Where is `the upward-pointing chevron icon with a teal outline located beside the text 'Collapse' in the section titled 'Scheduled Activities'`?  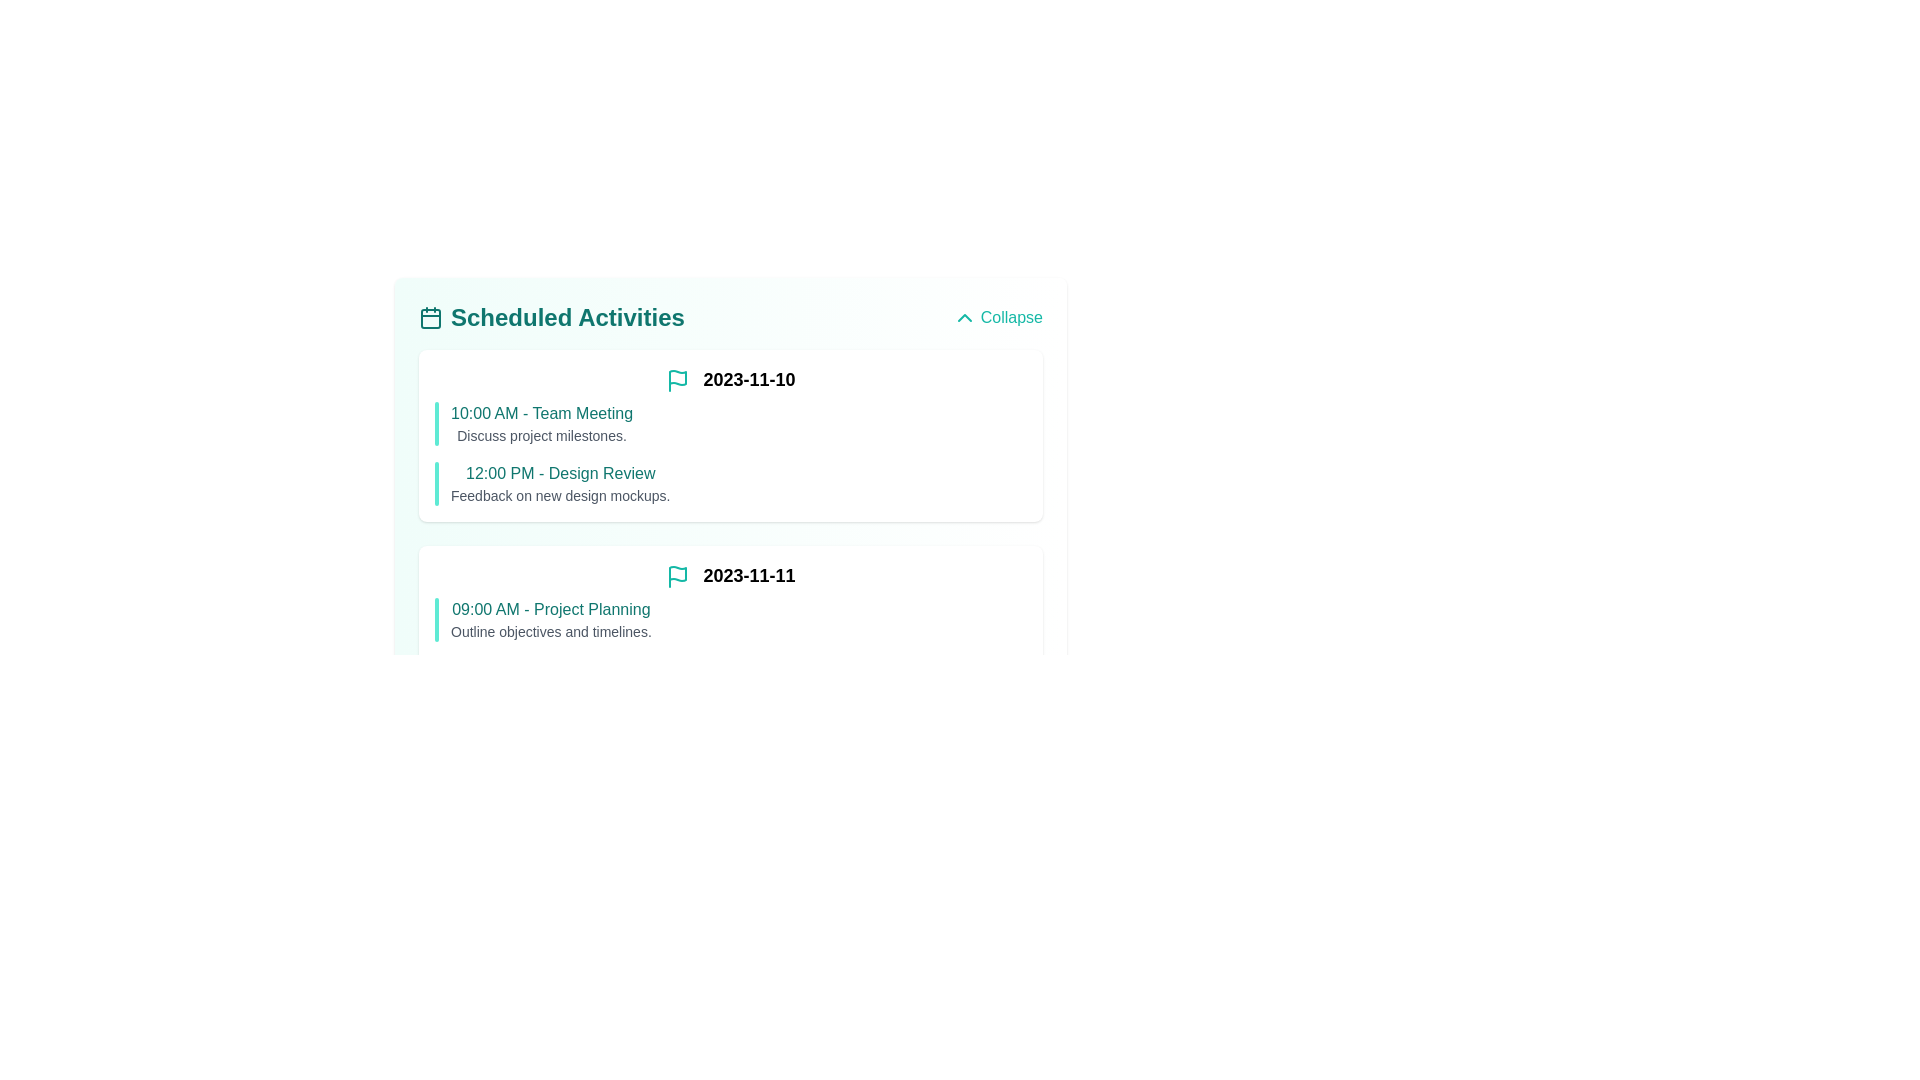 the upward-pointing chevron icon with a teal outline located beside the text 'Collapse' in the section titled 'Scheduled Activities' is located at coordinates (964, 316).